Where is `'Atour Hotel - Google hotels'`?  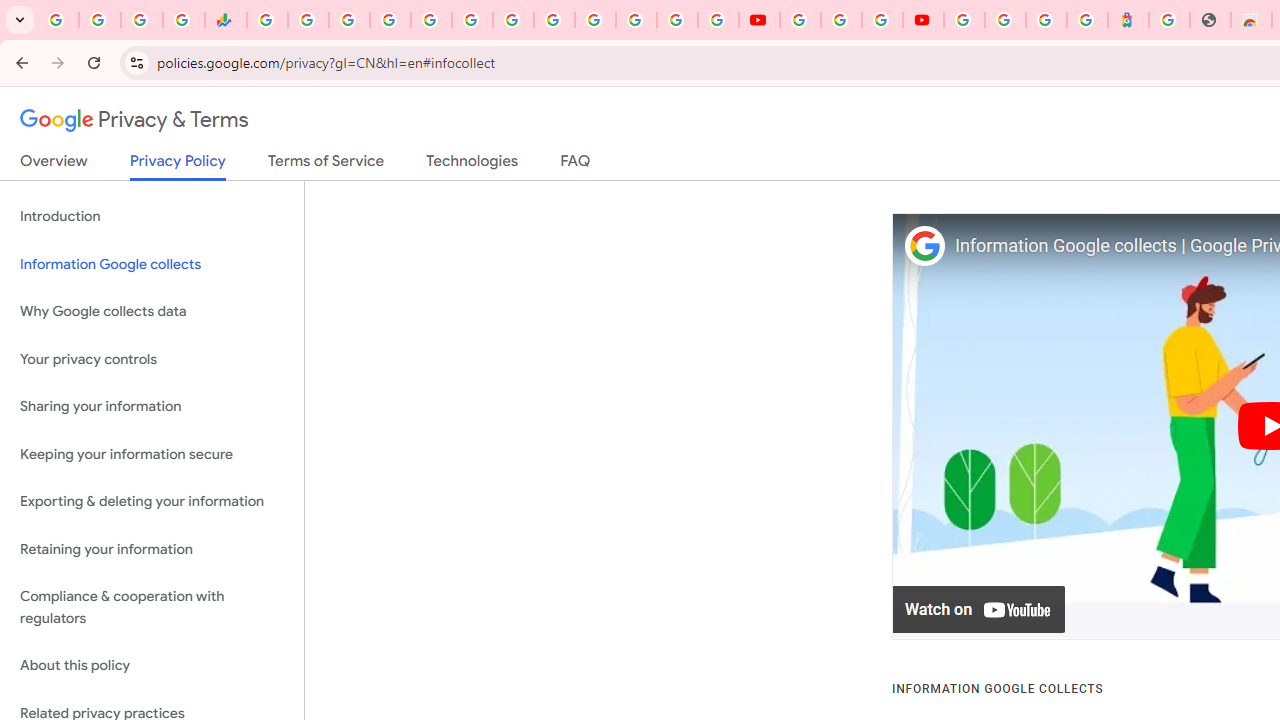
'Atour Hotel - Google hotels' is located at coordinates (1128, 20).